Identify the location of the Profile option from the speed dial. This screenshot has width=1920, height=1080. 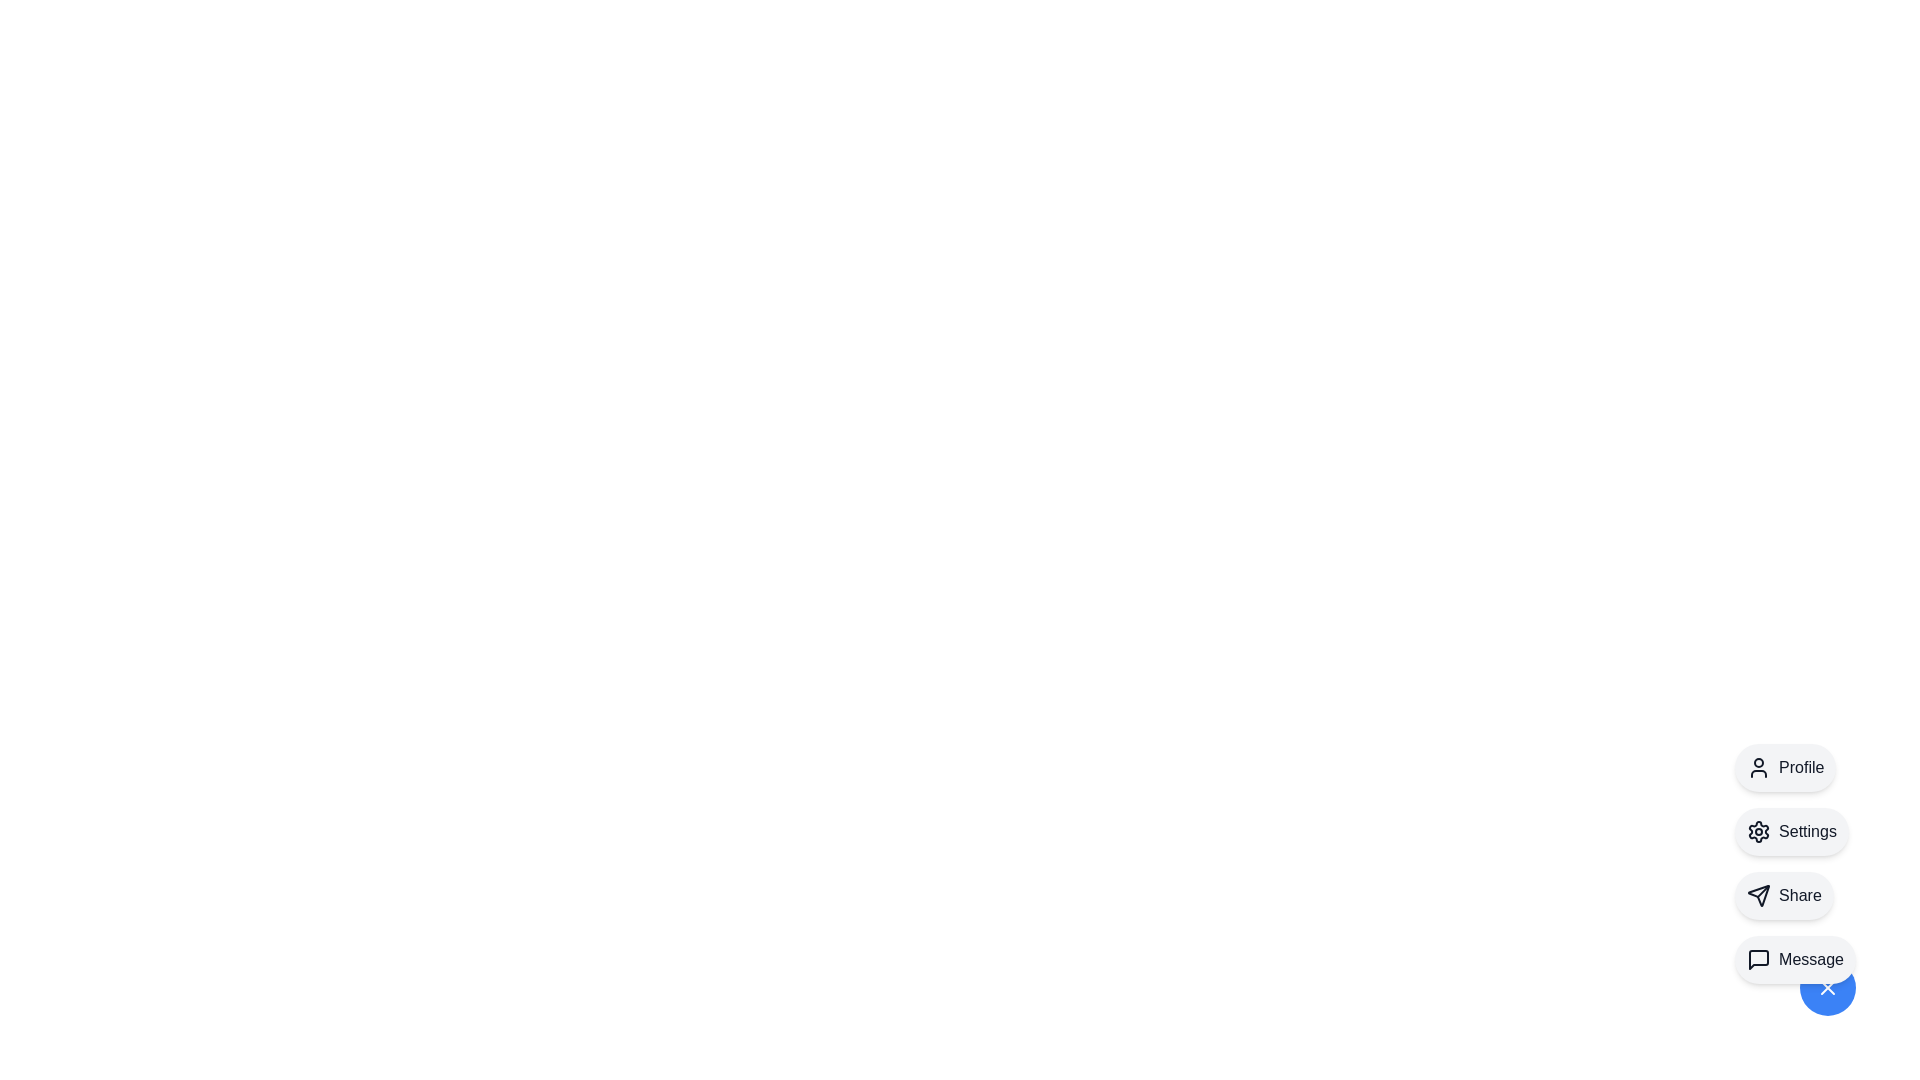
(1785, 766).